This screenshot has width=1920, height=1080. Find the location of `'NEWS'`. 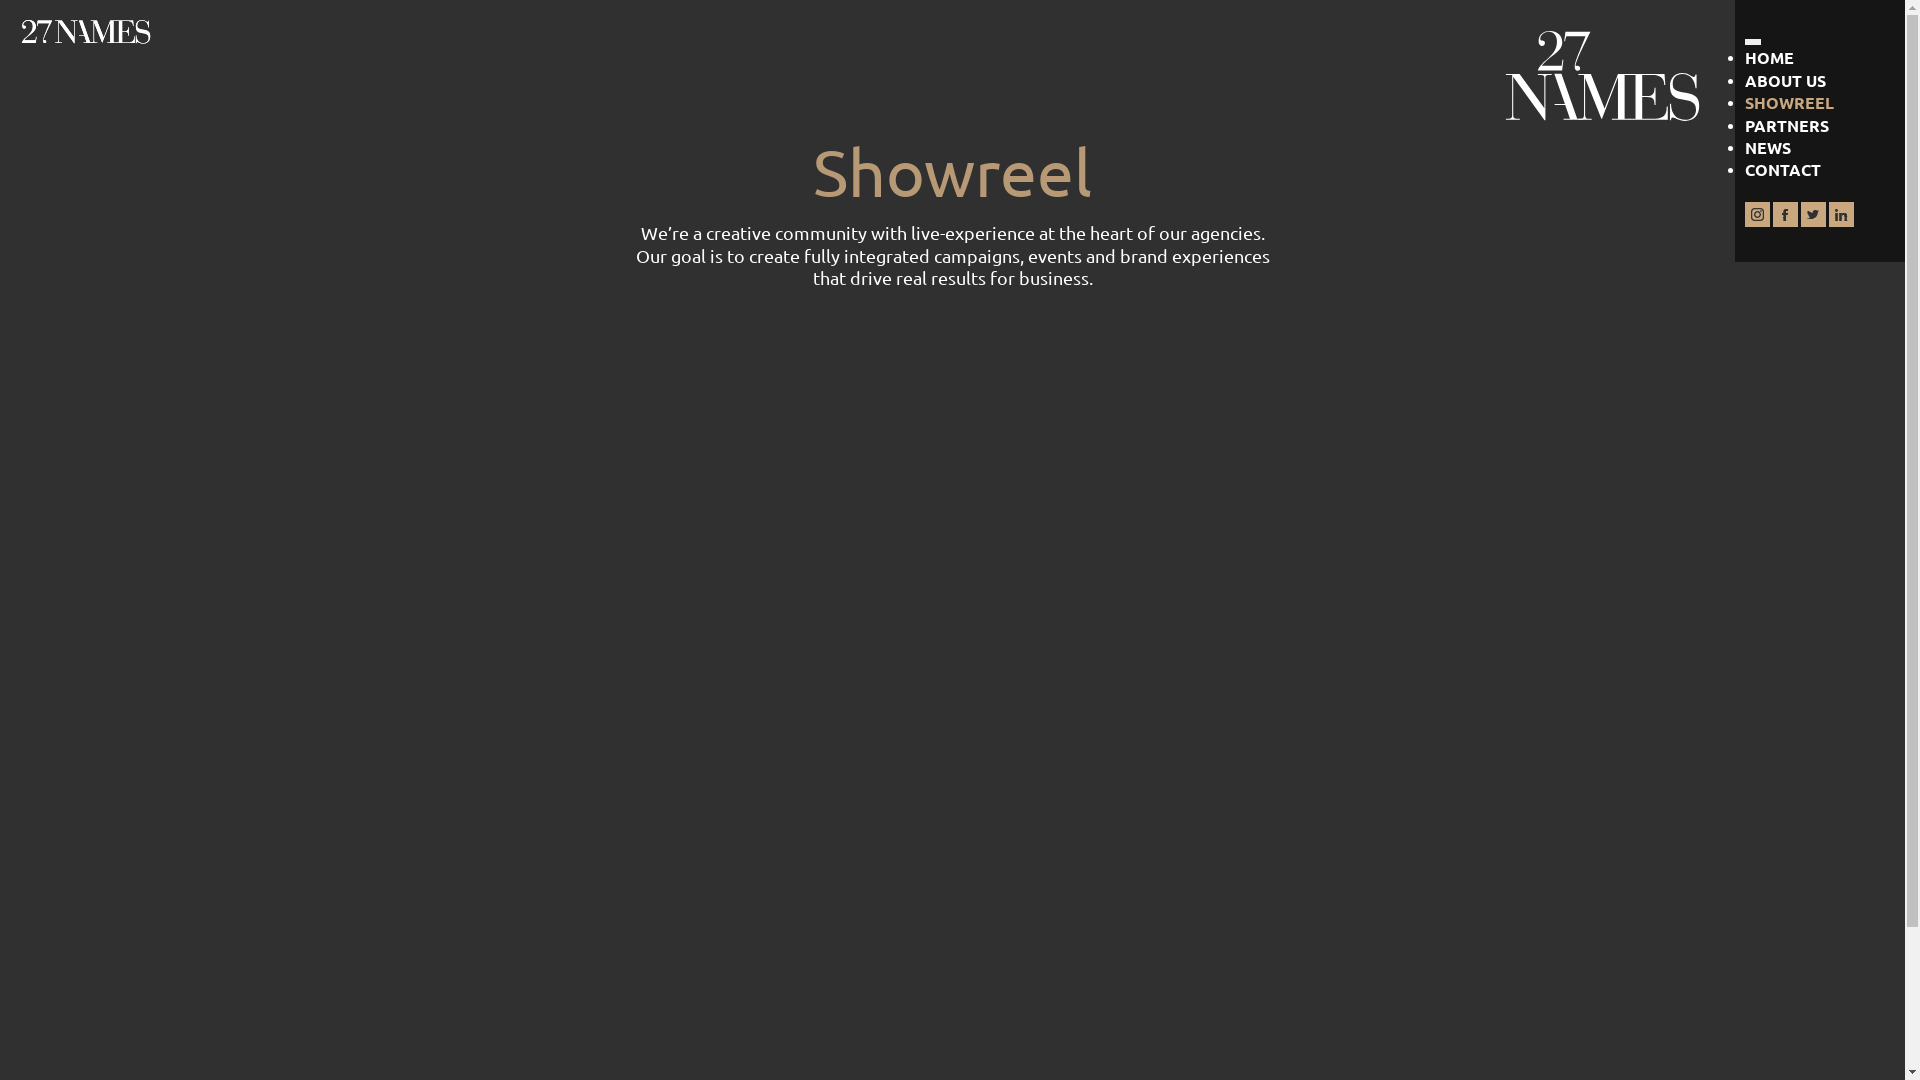

'NEWS' is located at coordinates (1767, 146).